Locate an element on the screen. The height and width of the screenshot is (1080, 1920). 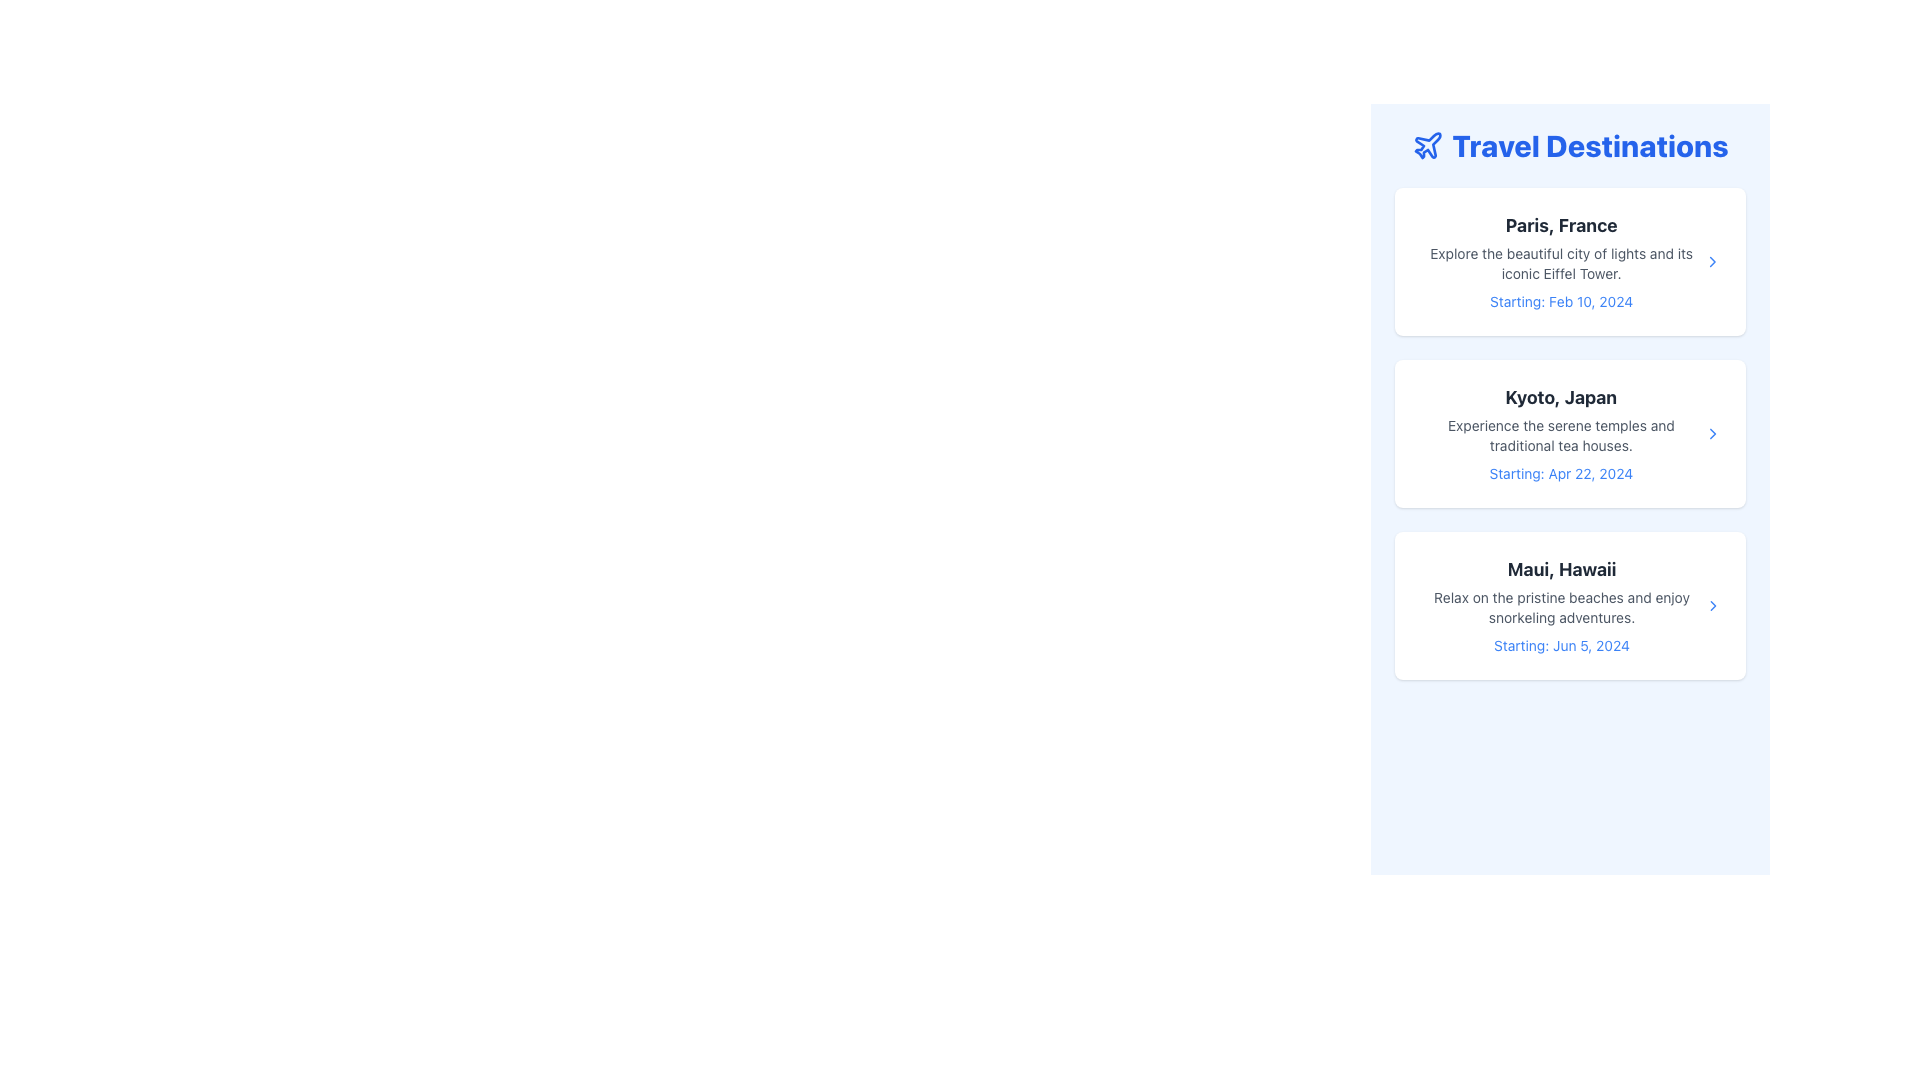
the Information Display Block for Paris, France, which is the first item in the vertical list of travel destinations is located at coordinates (1560, 261).